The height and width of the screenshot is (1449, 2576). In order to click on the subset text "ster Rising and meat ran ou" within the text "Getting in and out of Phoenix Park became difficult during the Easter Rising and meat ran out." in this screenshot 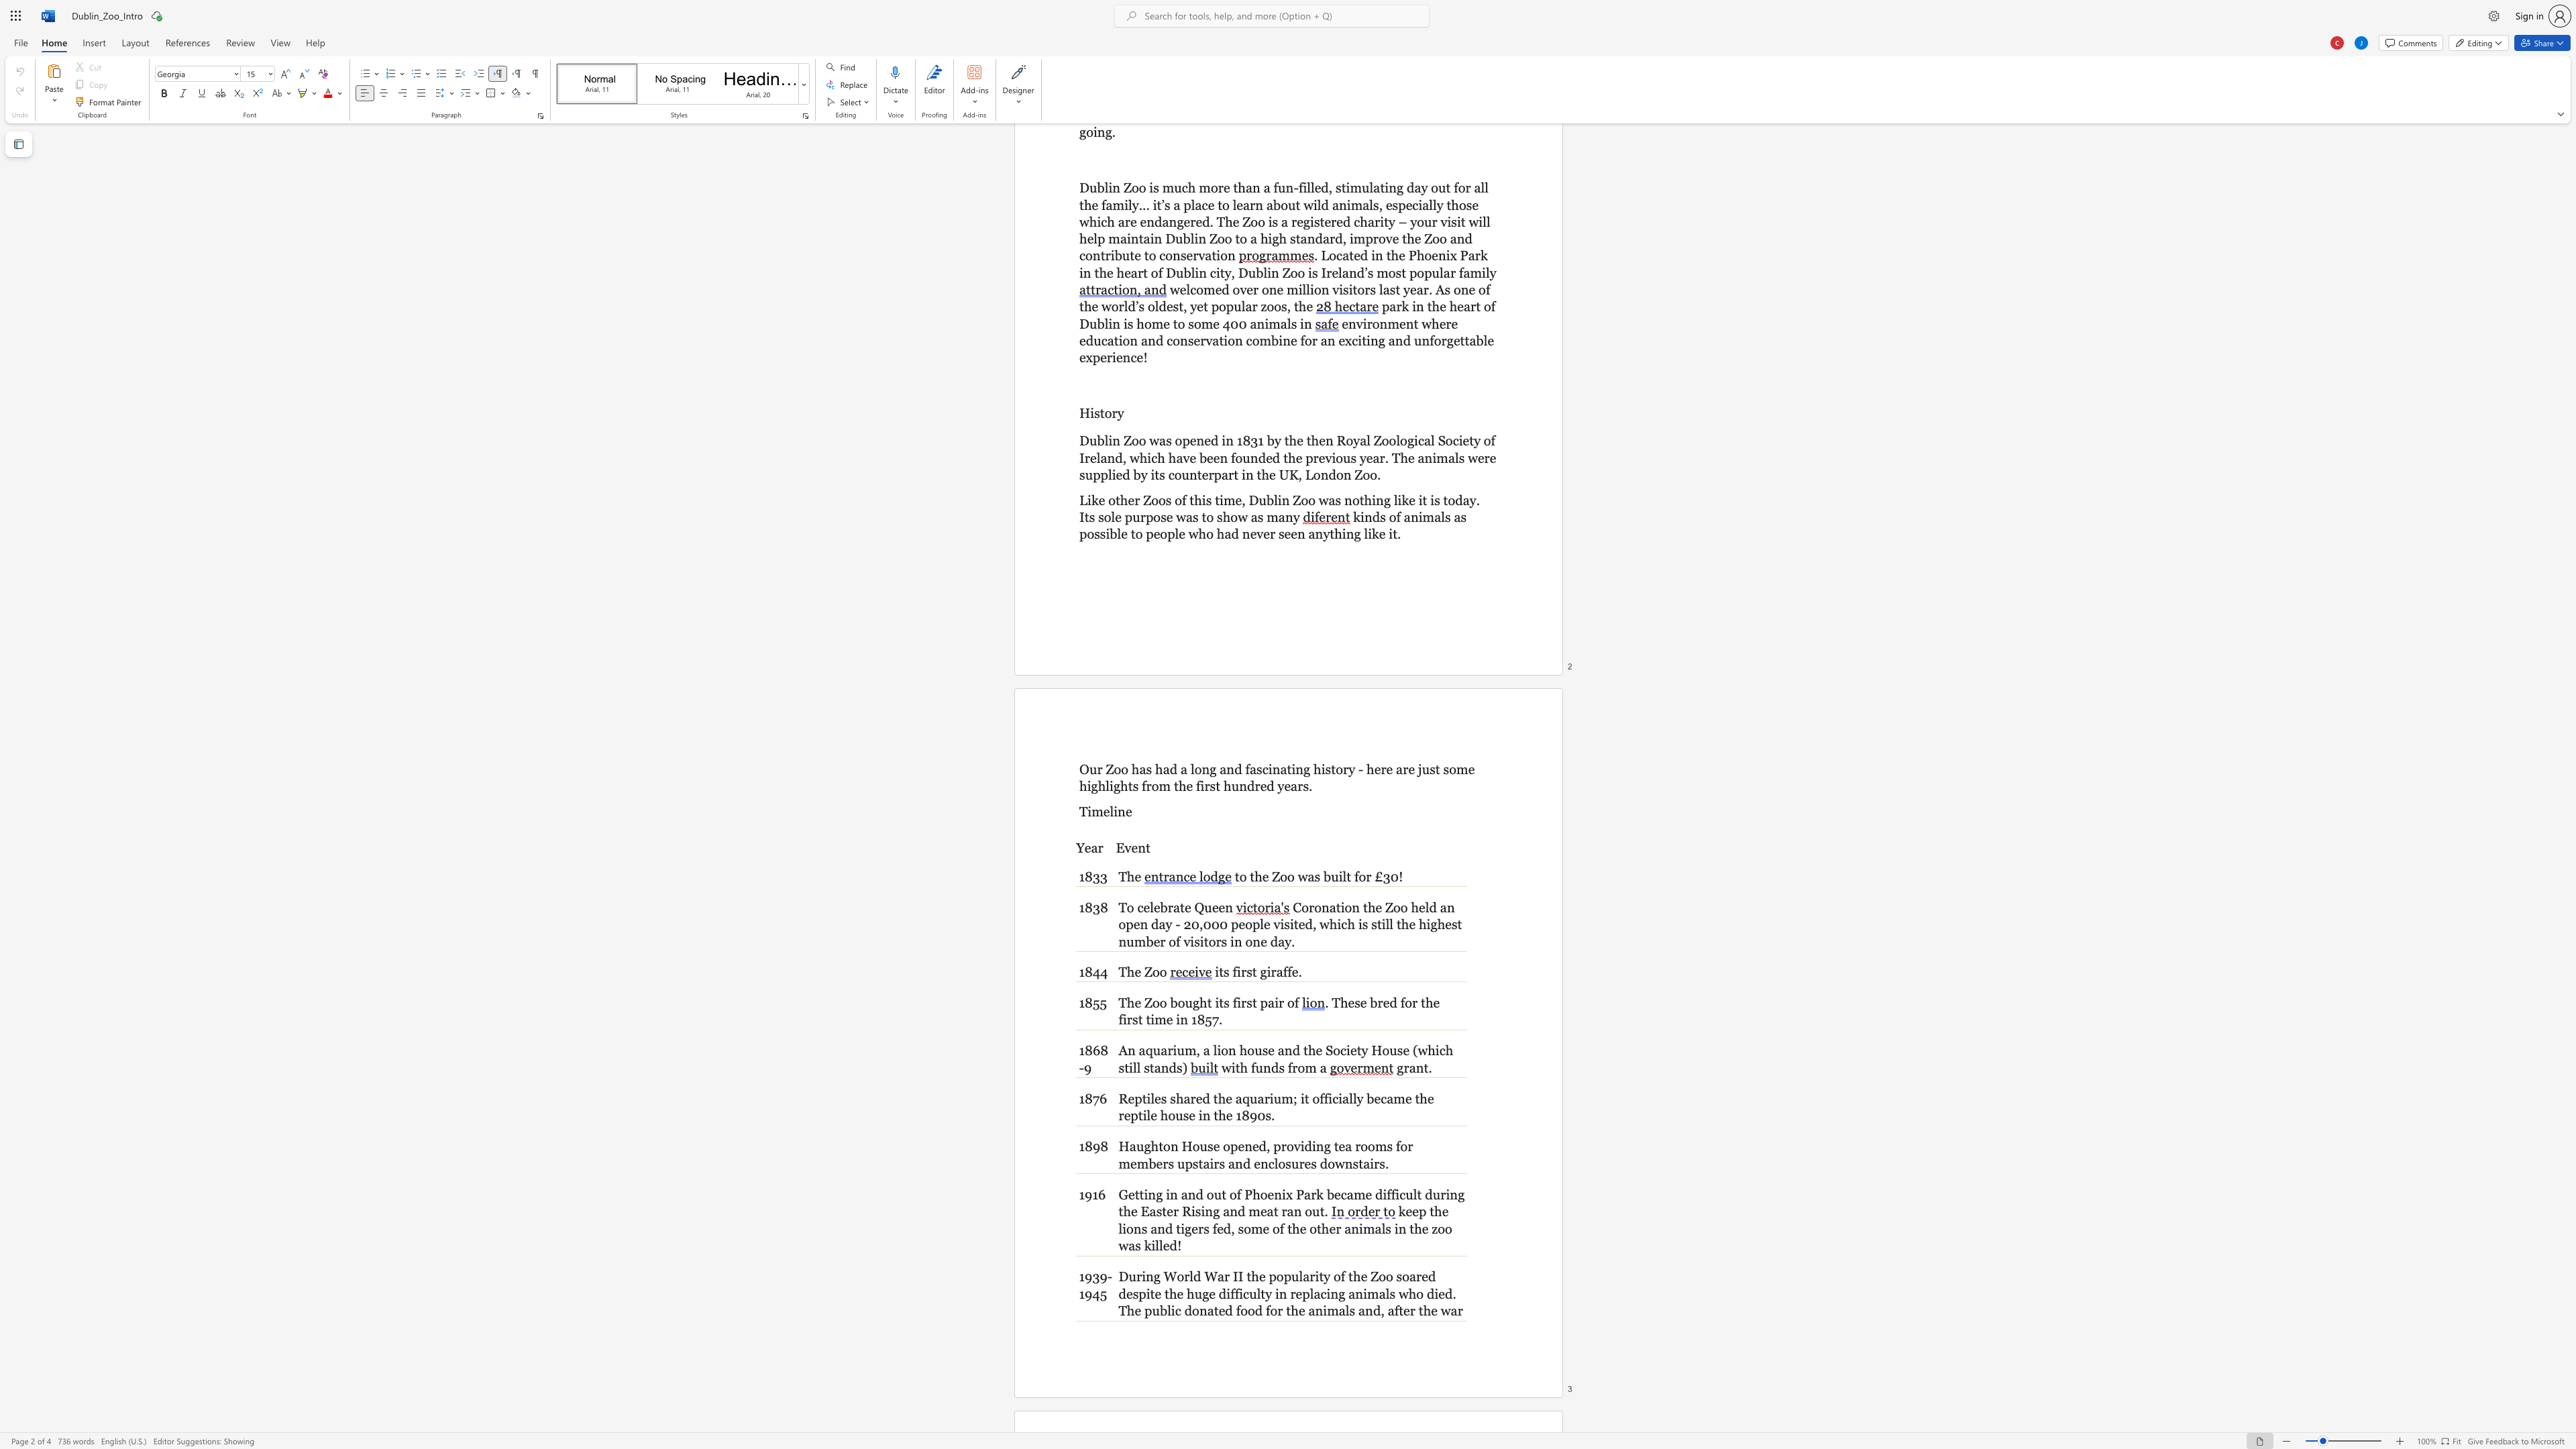, I will do `click(1155, 1211)`.